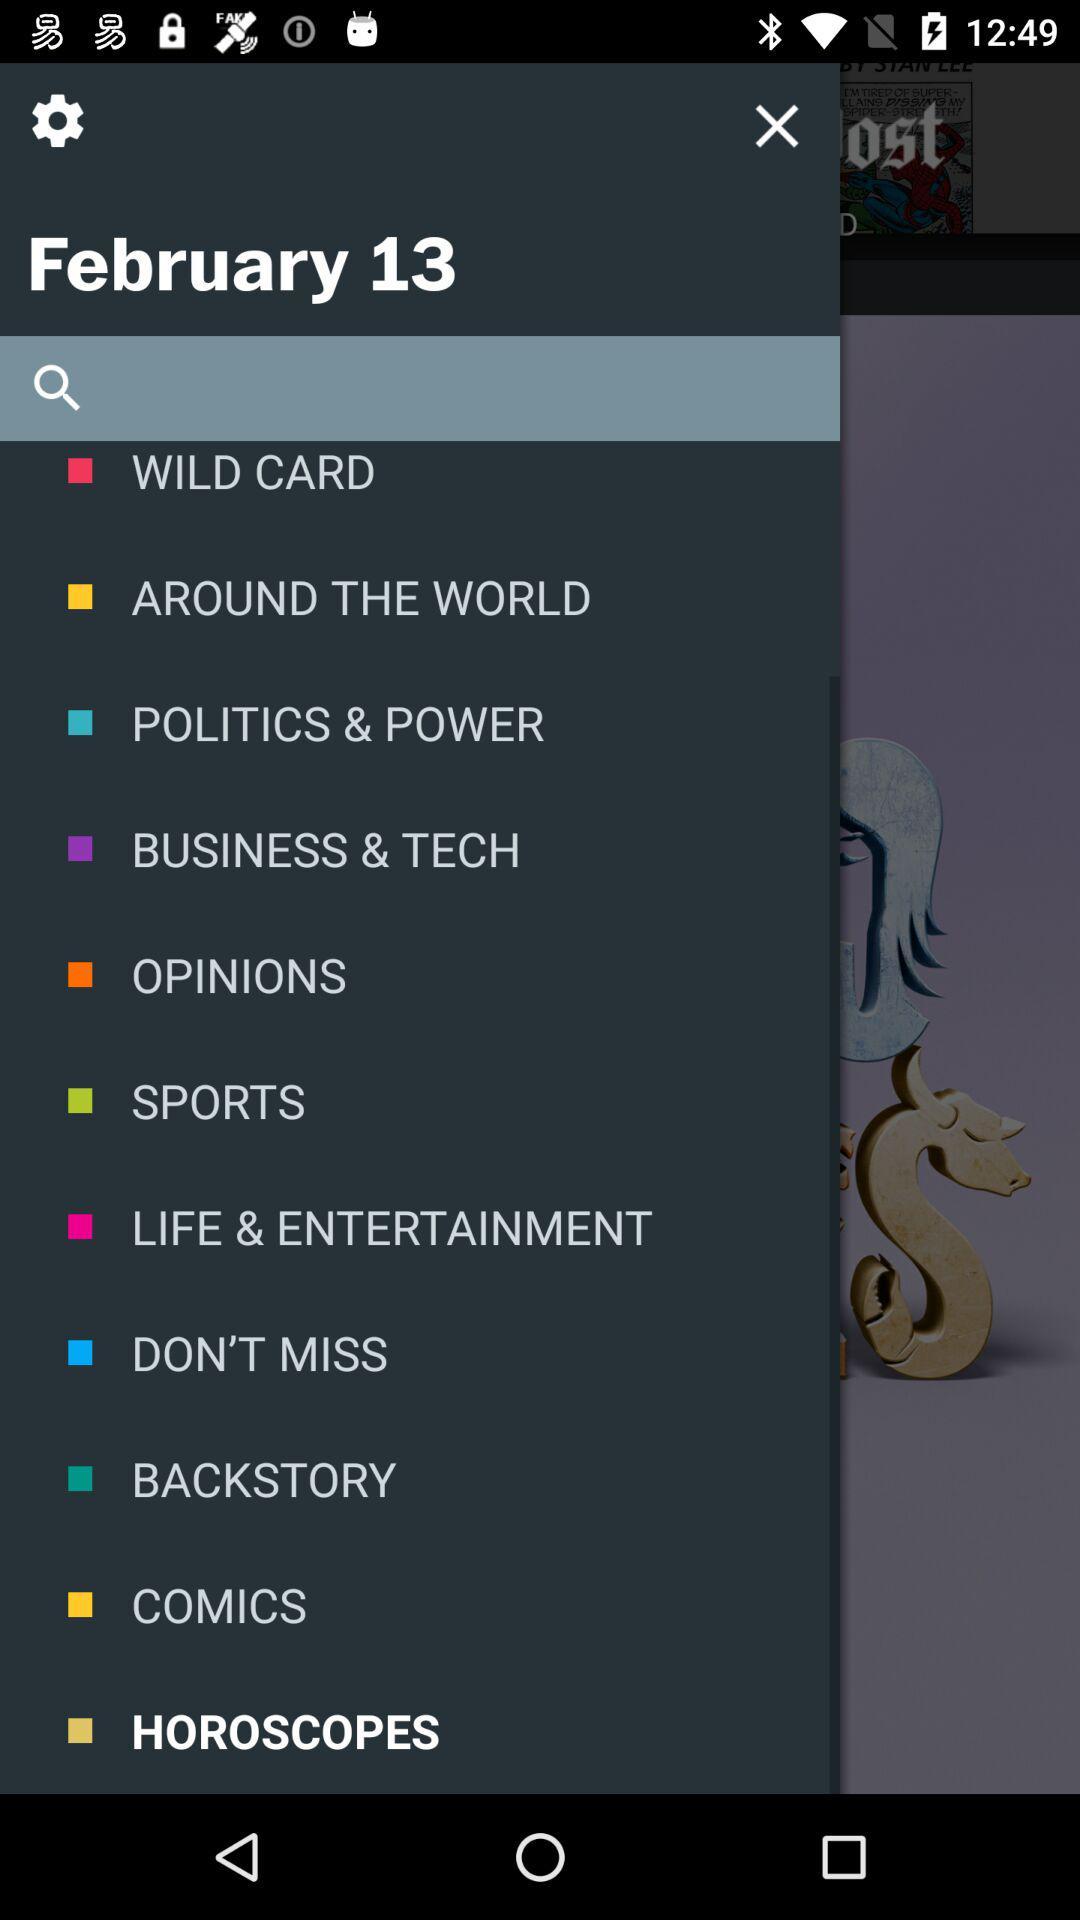 This screenshot has height=1920, width=1080. I want to click on icon below the around the world icon, so click(419, 721).